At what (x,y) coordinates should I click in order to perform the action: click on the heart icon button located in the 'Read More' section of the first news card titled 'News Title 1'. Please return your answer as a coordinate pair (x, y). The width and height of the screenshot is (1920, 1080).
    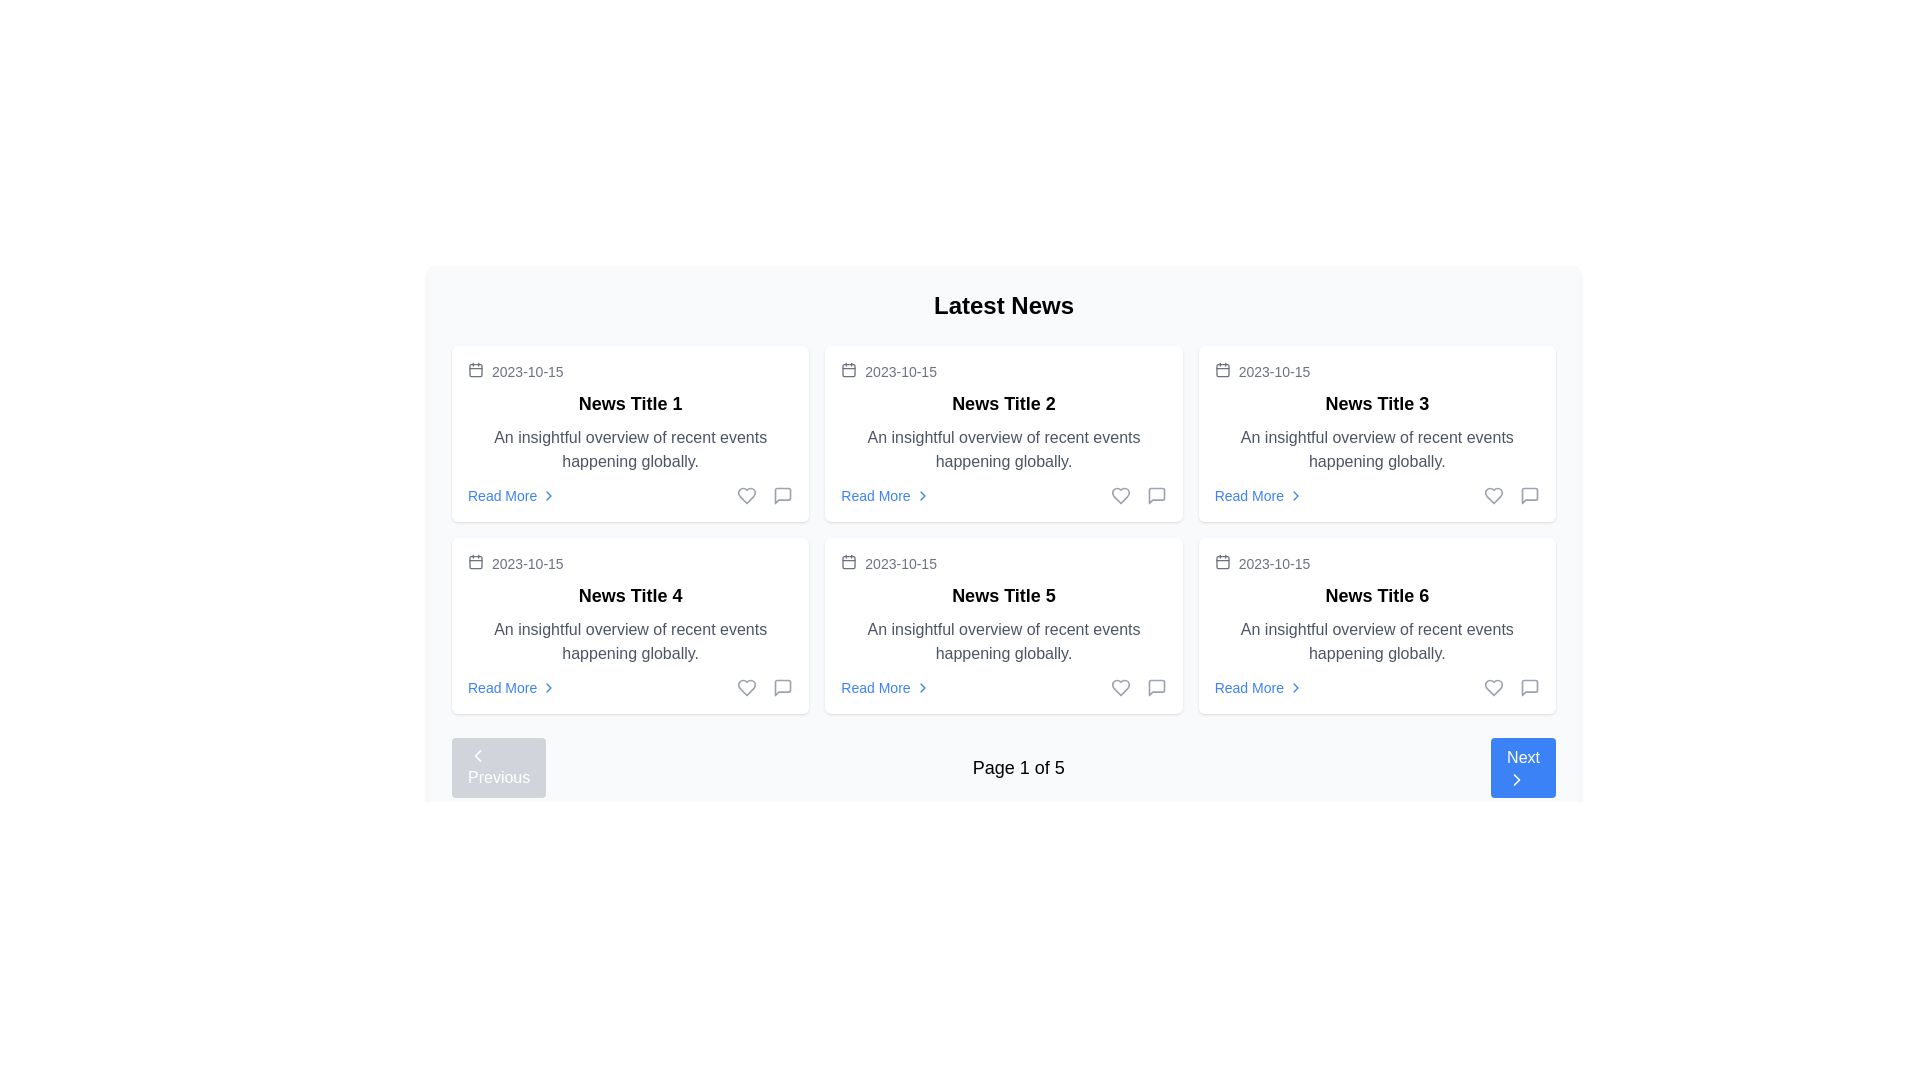
    Looking at the image, I should click on (764, 495).